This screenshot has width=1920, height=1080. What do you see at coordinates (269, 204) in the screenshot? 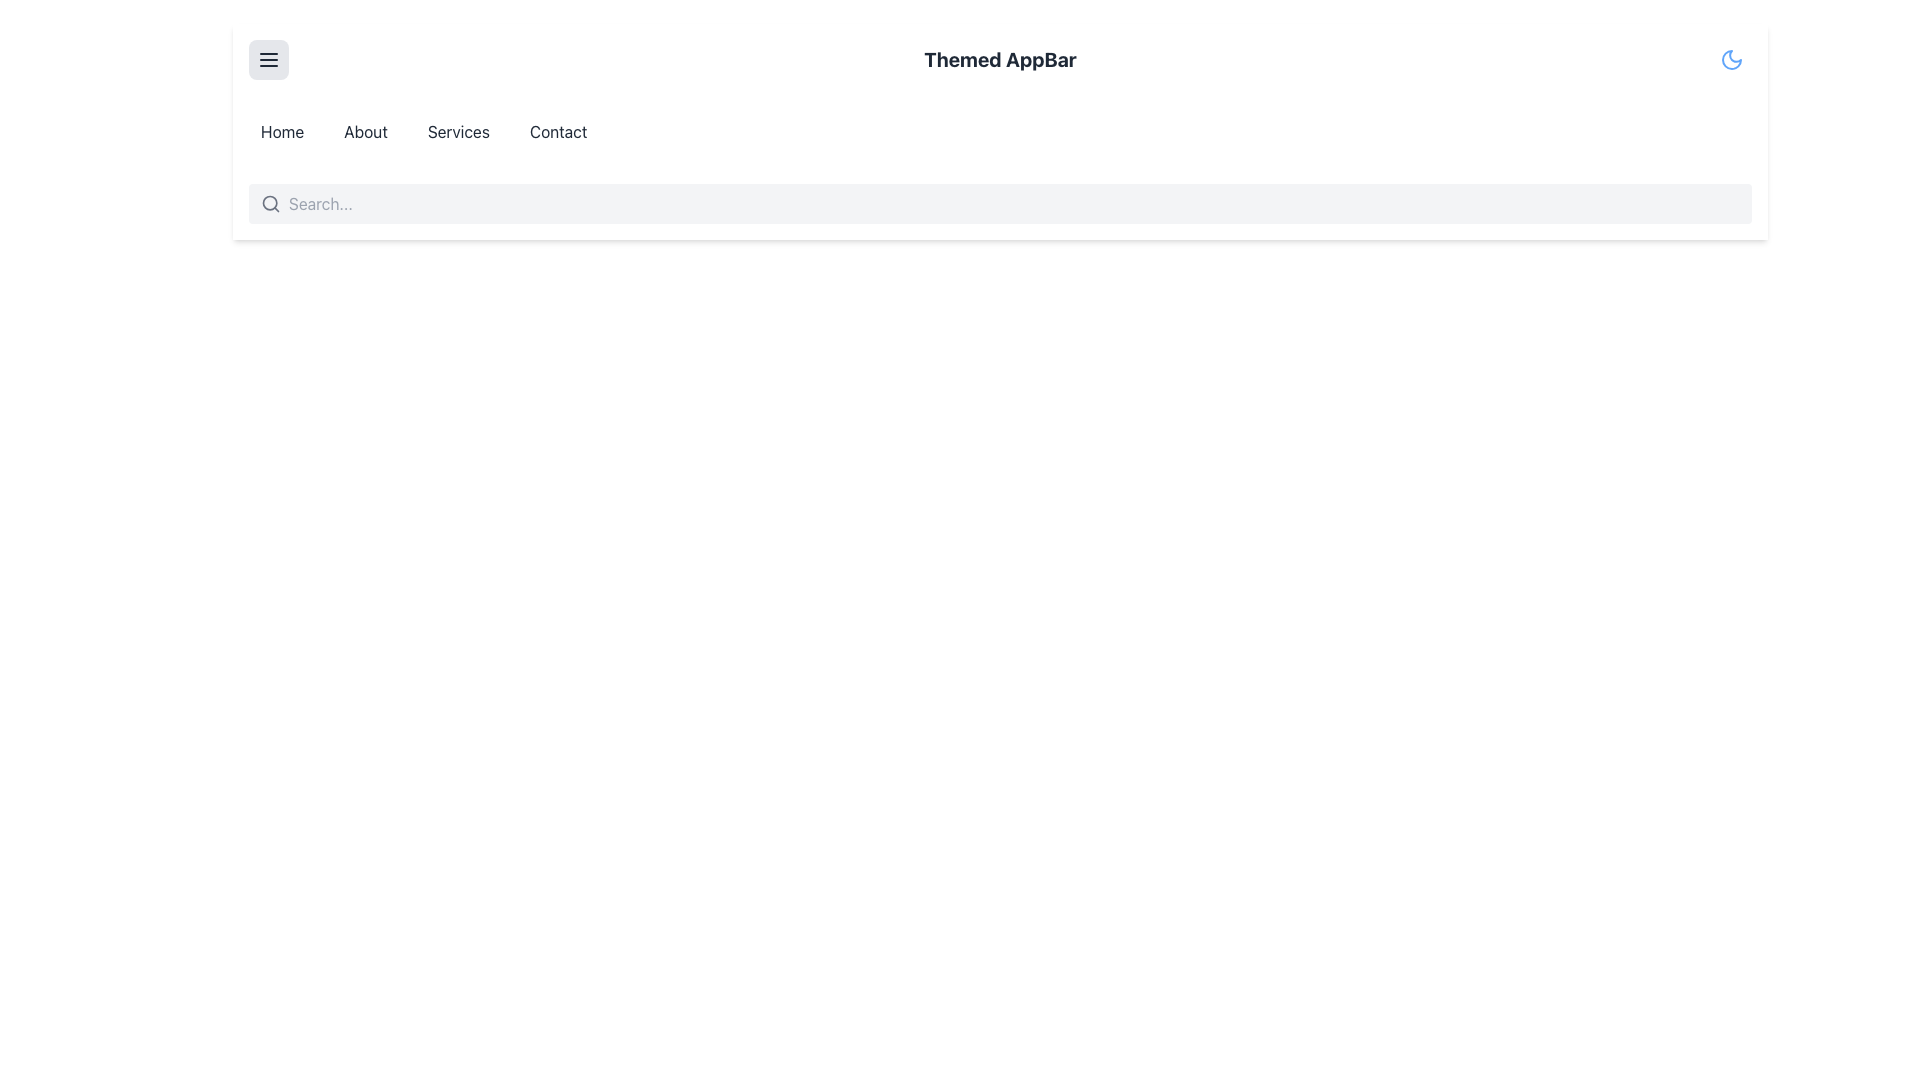
I see `the magnifying glass icon, which is a circular icon with a white background and gray outline, located on the left side of the search input field` at bounding box center [269, 204].